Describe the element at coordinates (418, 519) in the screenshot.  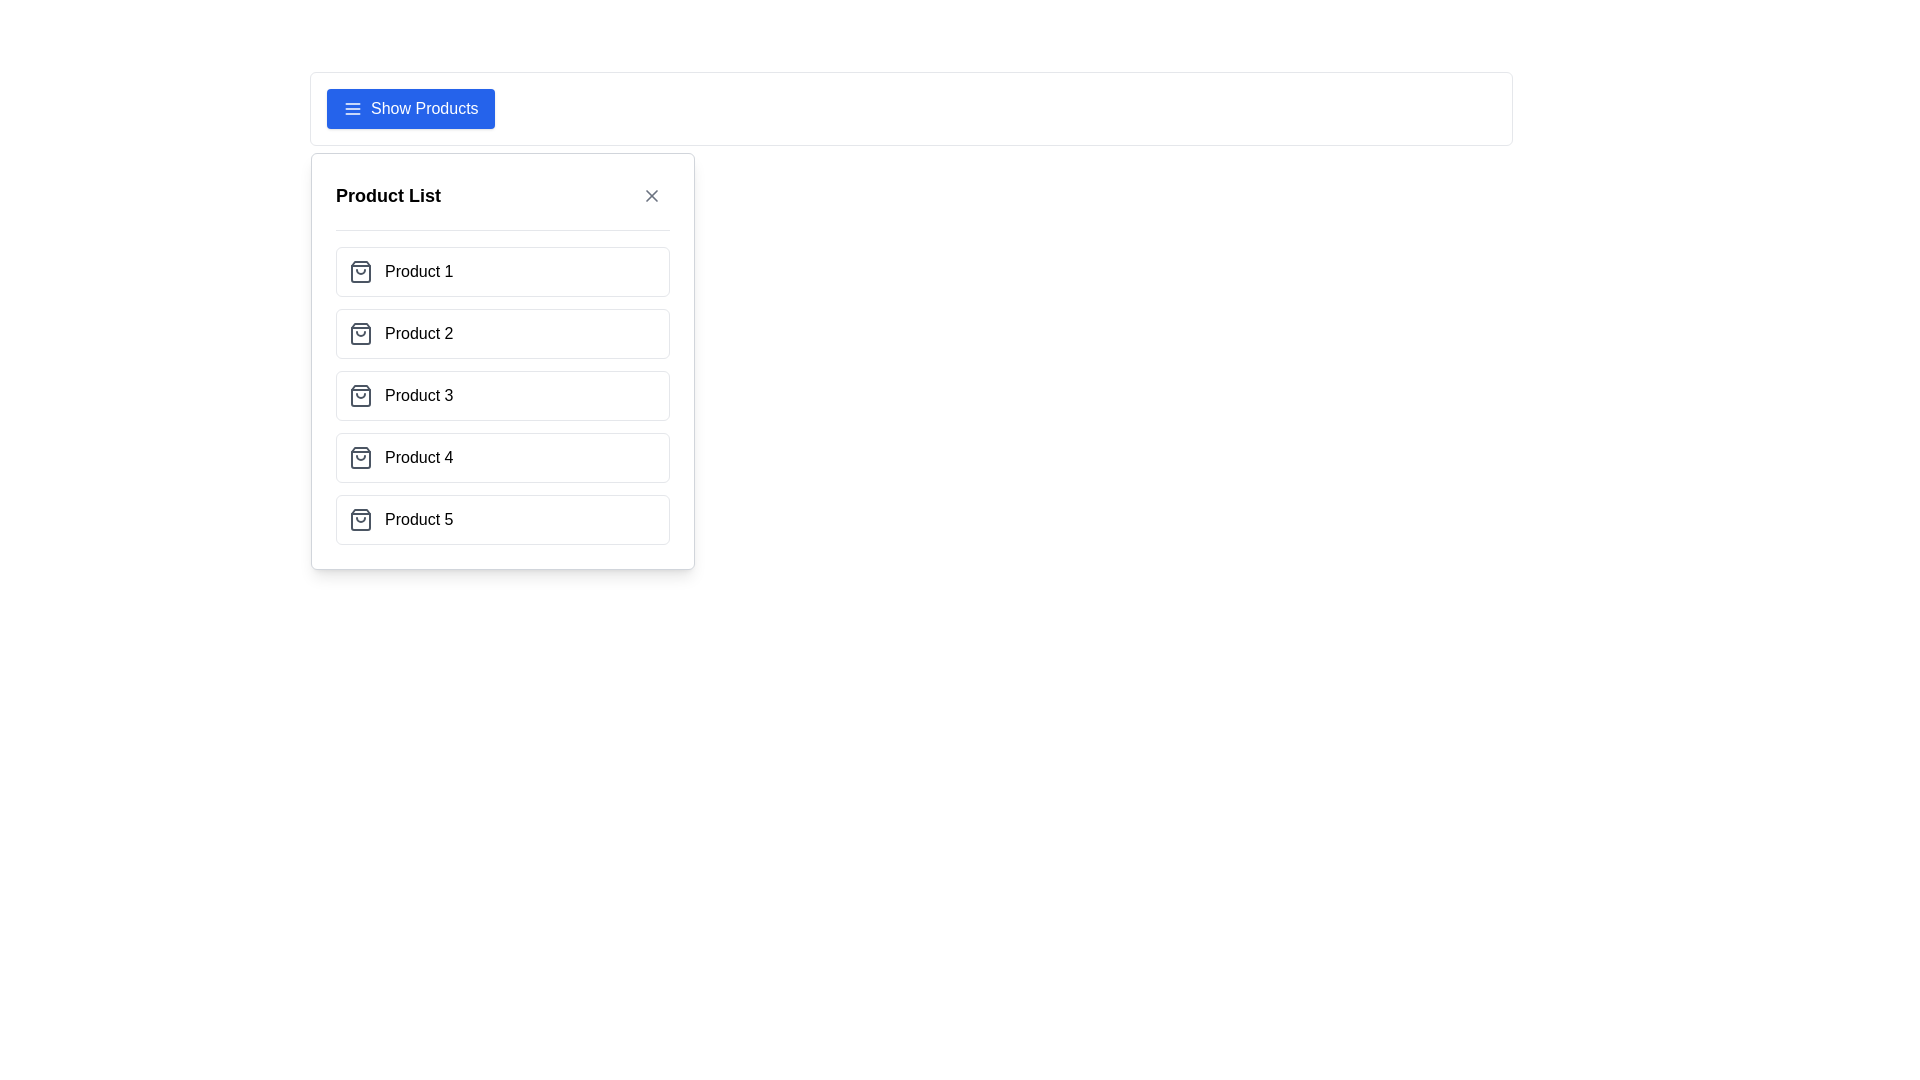
I see `the last text label in the product list` at that location.